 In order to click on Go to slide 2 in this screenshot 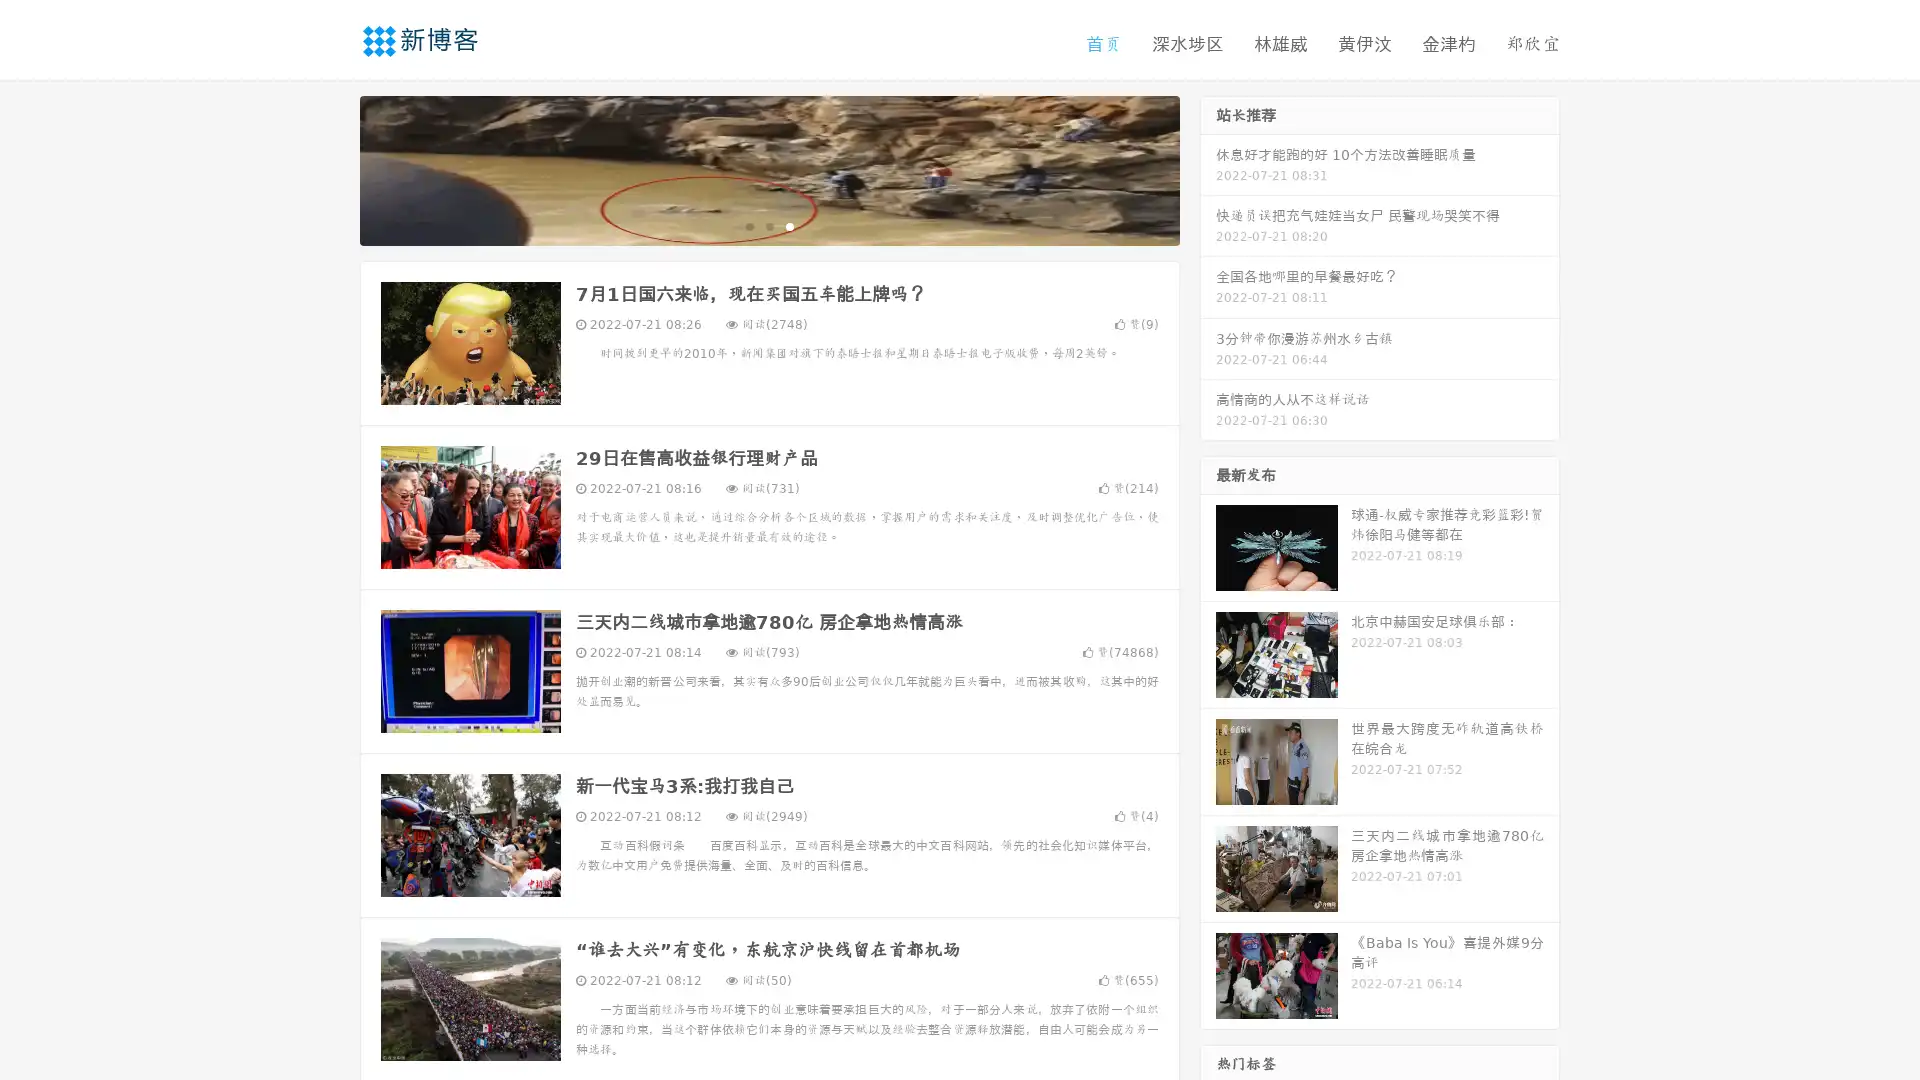, I will do `click(768, 225)`.